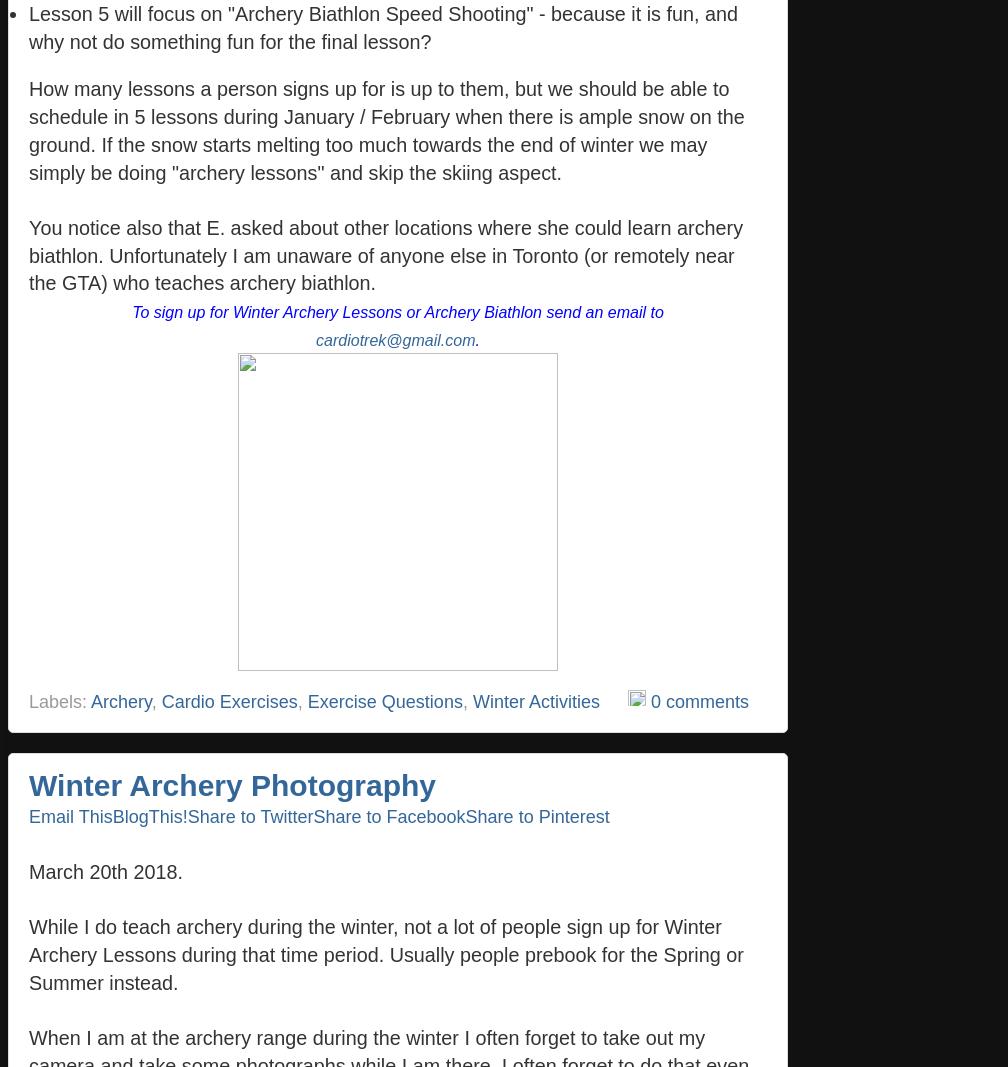 The height and width of the screenshot is (1067, 1008). Describe the element at coordinates (29, 26) in the screenshot. I see `'Lesson 5 will focus on "Archery Biathlon Speed Shooting" - because it is fun, and why not do something fun for the final lesson?'` at that location.